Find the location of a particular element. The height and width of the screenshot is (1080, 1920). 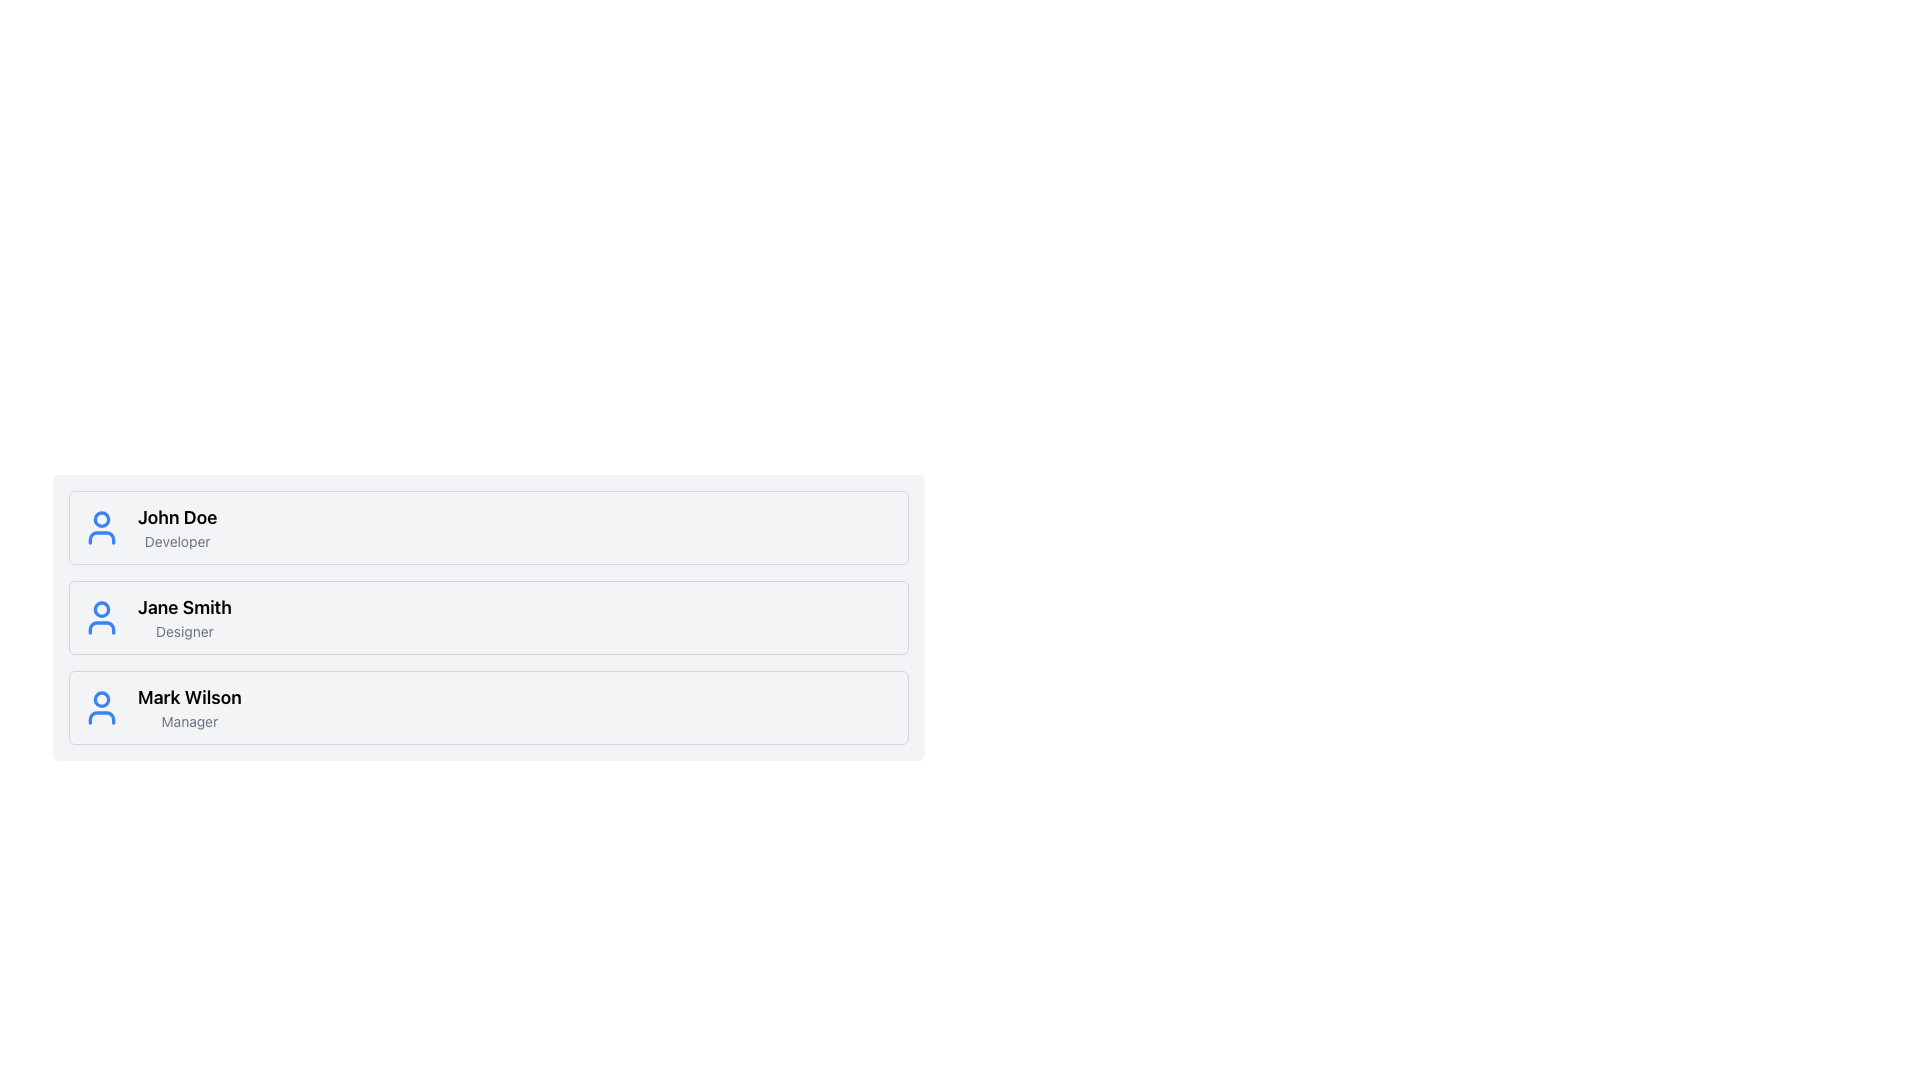

the text label reading 'Manager' which is styled in a subdued gray color and positioned below 'Mark Wilson' in a vertically stacked list of names is located at coordinates (189, 721).